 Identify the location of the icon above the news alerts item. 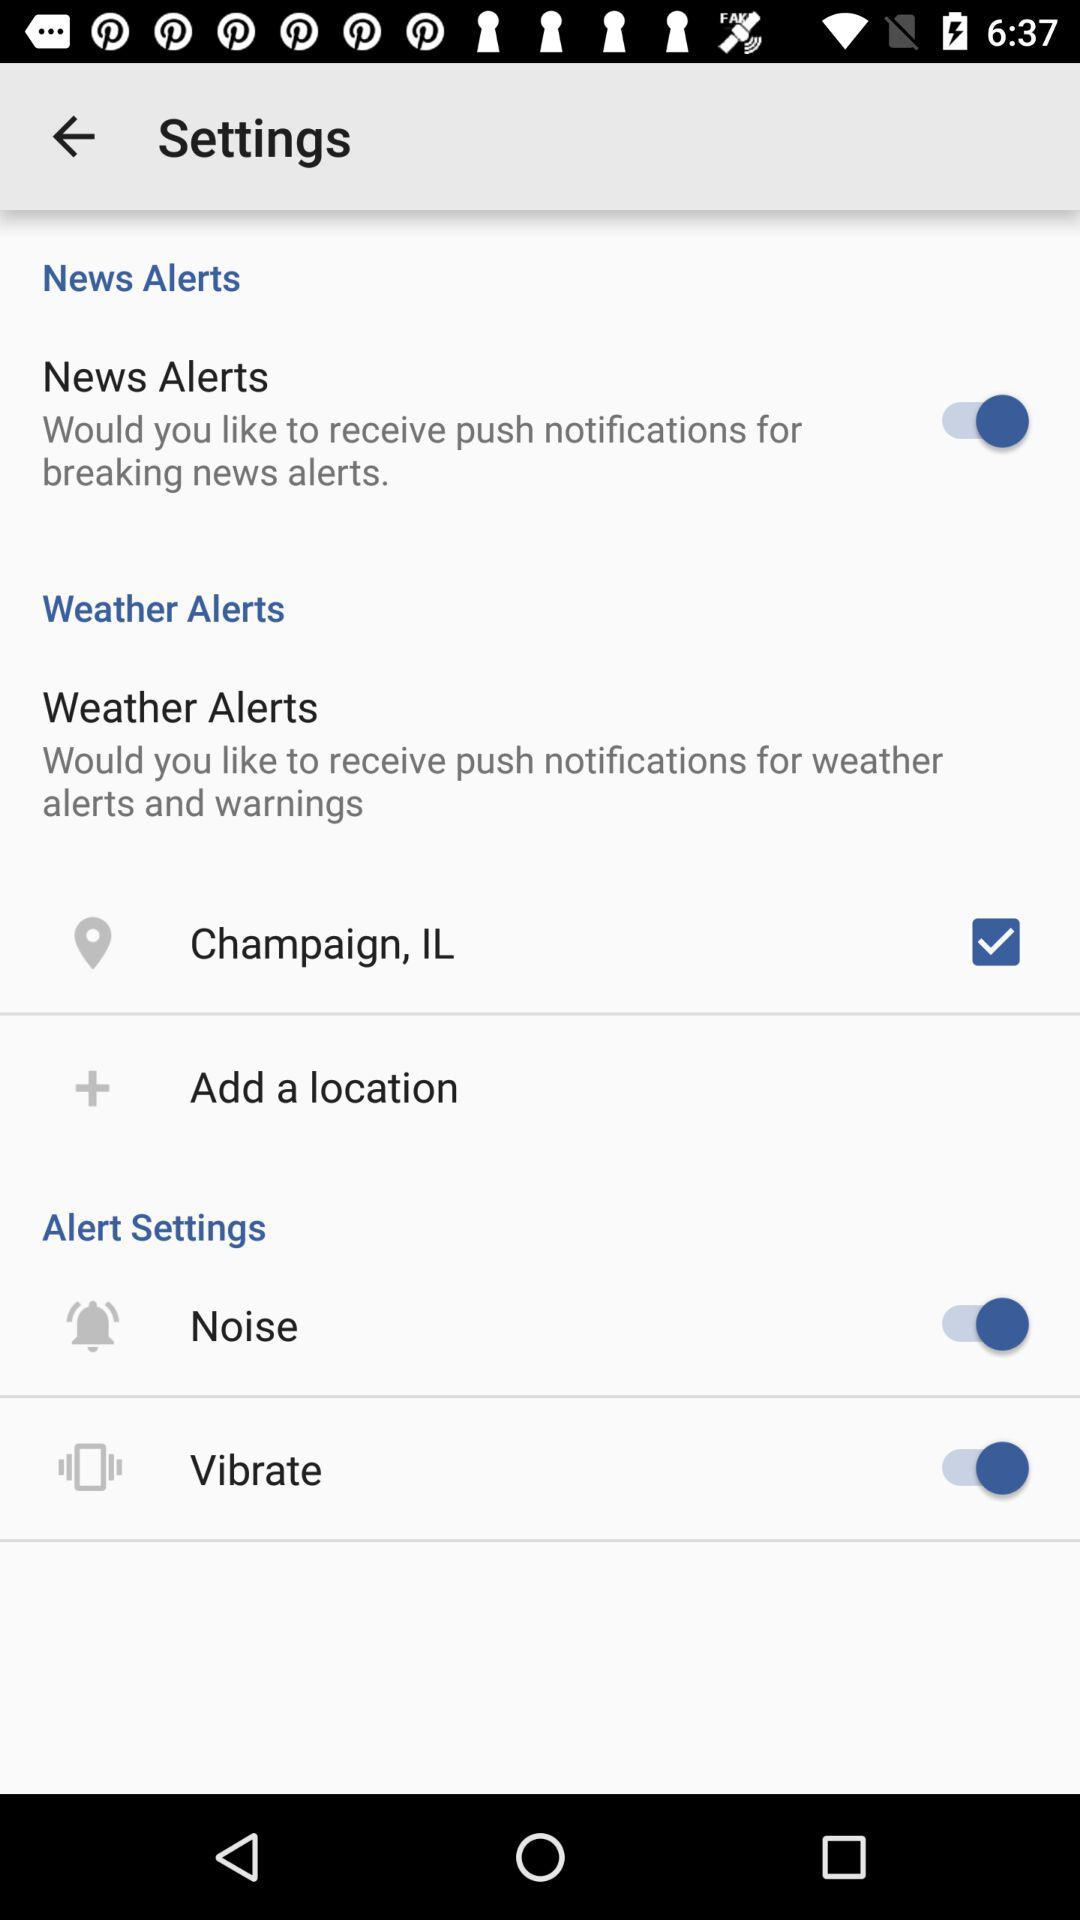
(72, 135).